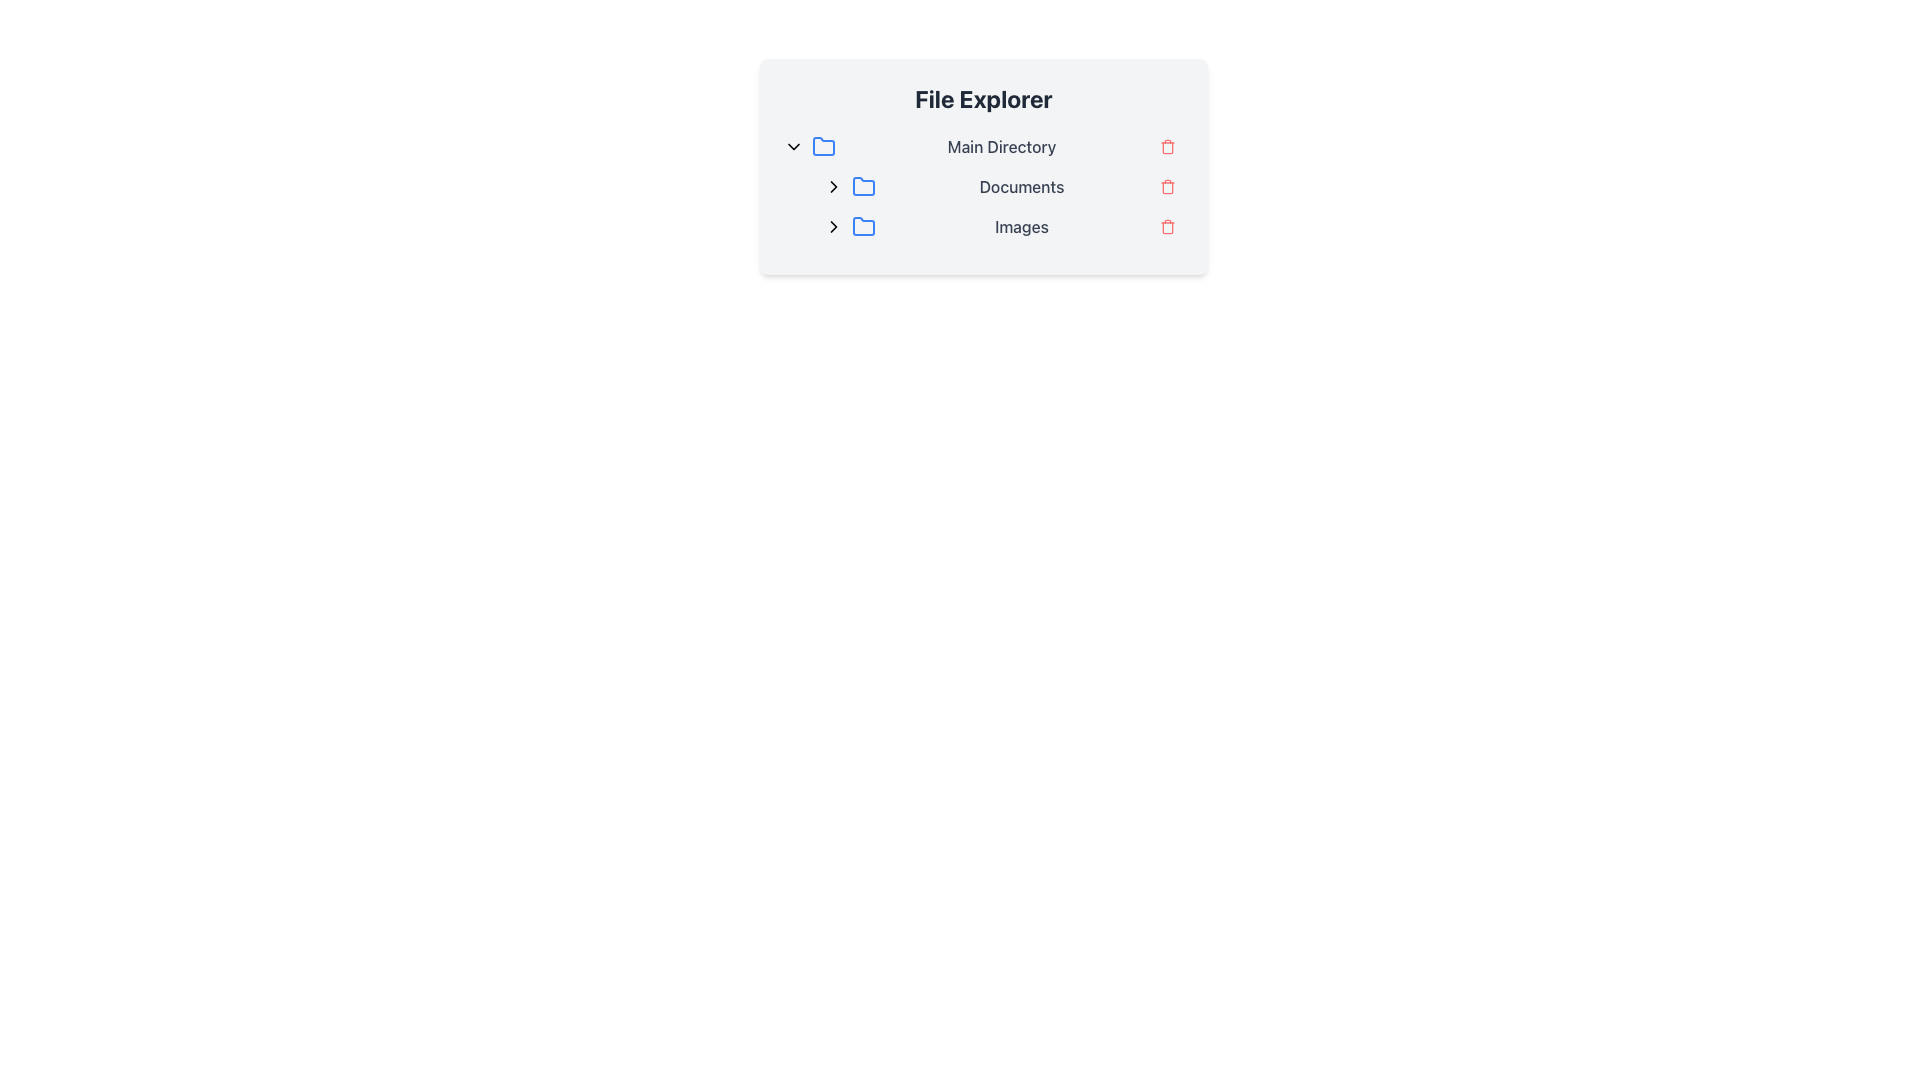 The height and width of the screenshot is (1080, 1920). Describe the element at coordinates (983, 145) in the screenshot. I see `the topmost directory entry in the file explorer` at that location.